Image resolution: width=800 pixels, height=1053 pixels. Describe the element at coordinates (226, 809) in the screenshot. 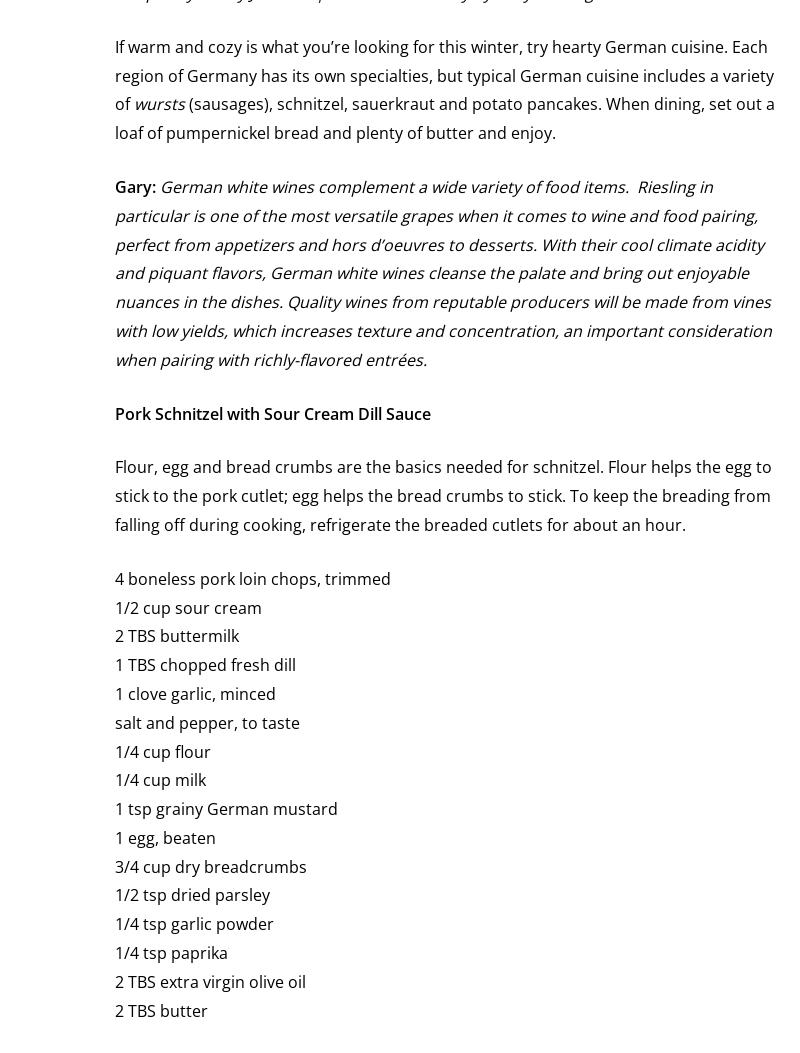

I see `'1 tsp grainy German mustard'` at that location.